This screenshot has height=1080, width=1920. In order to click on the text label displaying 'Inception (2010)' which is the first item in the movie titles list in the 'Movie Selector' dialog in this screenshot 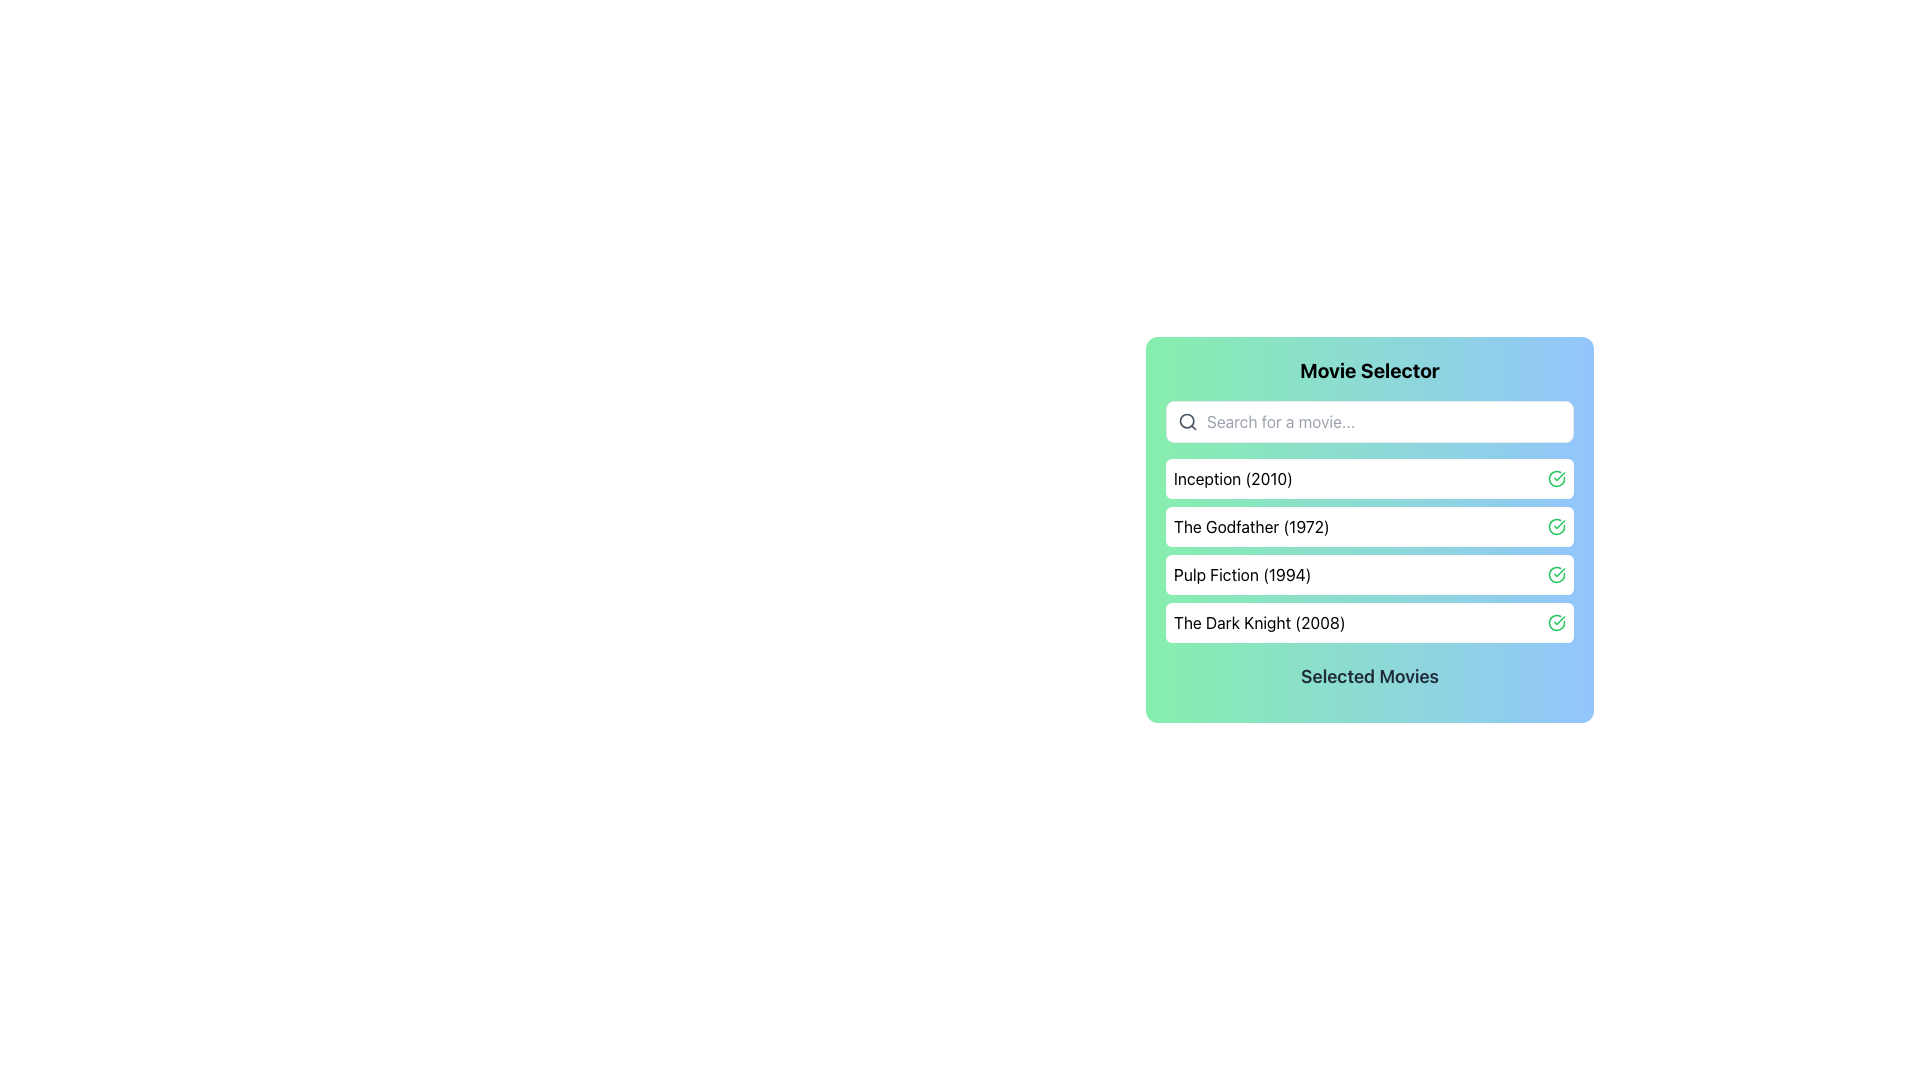, I will do `click(1232, 478)`.